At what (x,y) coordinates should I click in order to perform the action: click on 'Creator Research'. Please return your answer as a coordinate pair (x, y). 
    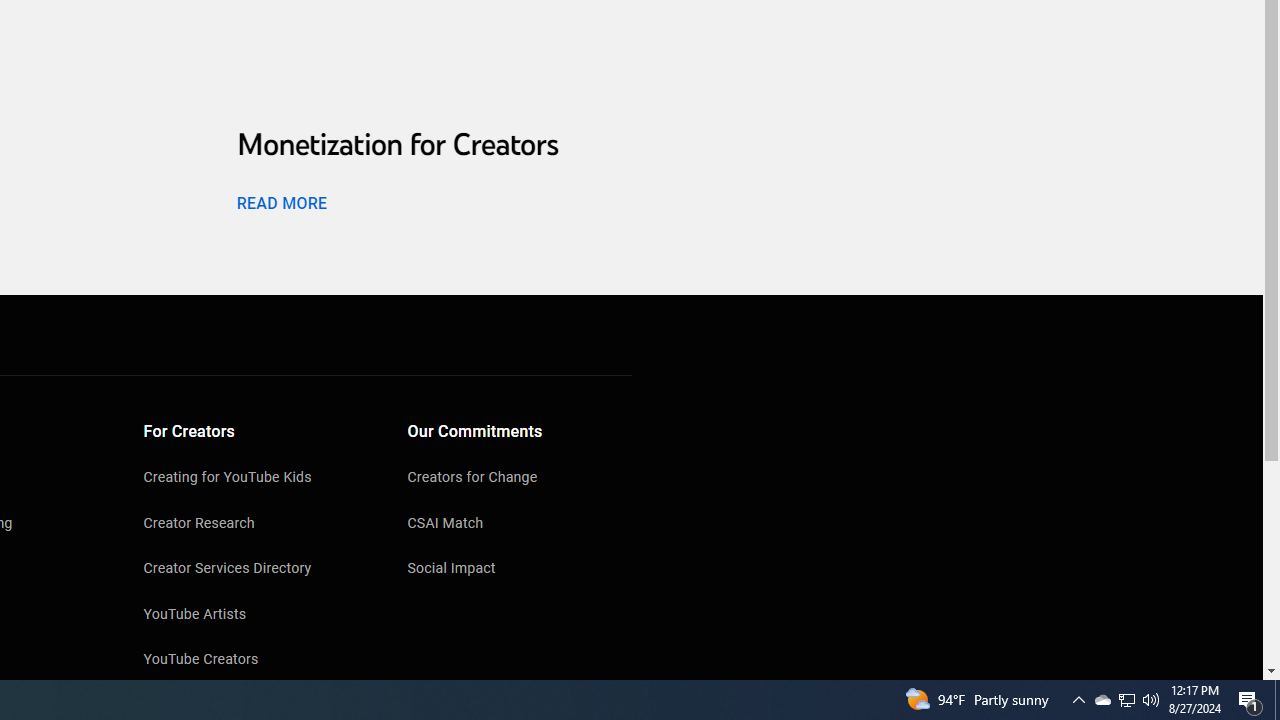
    Looking at the image, I should click on (255, 523).